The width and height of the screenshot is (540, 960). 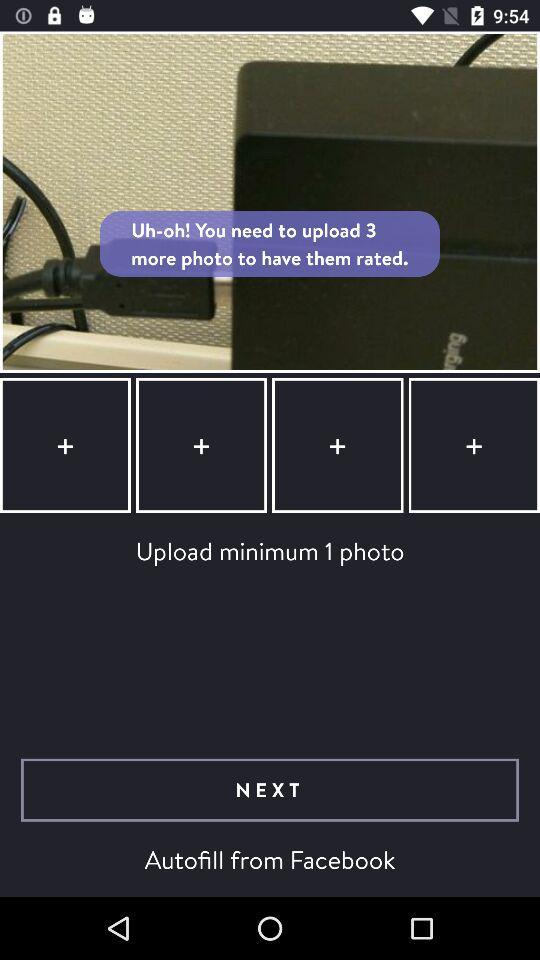 I want to click on autofill from facebook, so click(x=270, y=858).